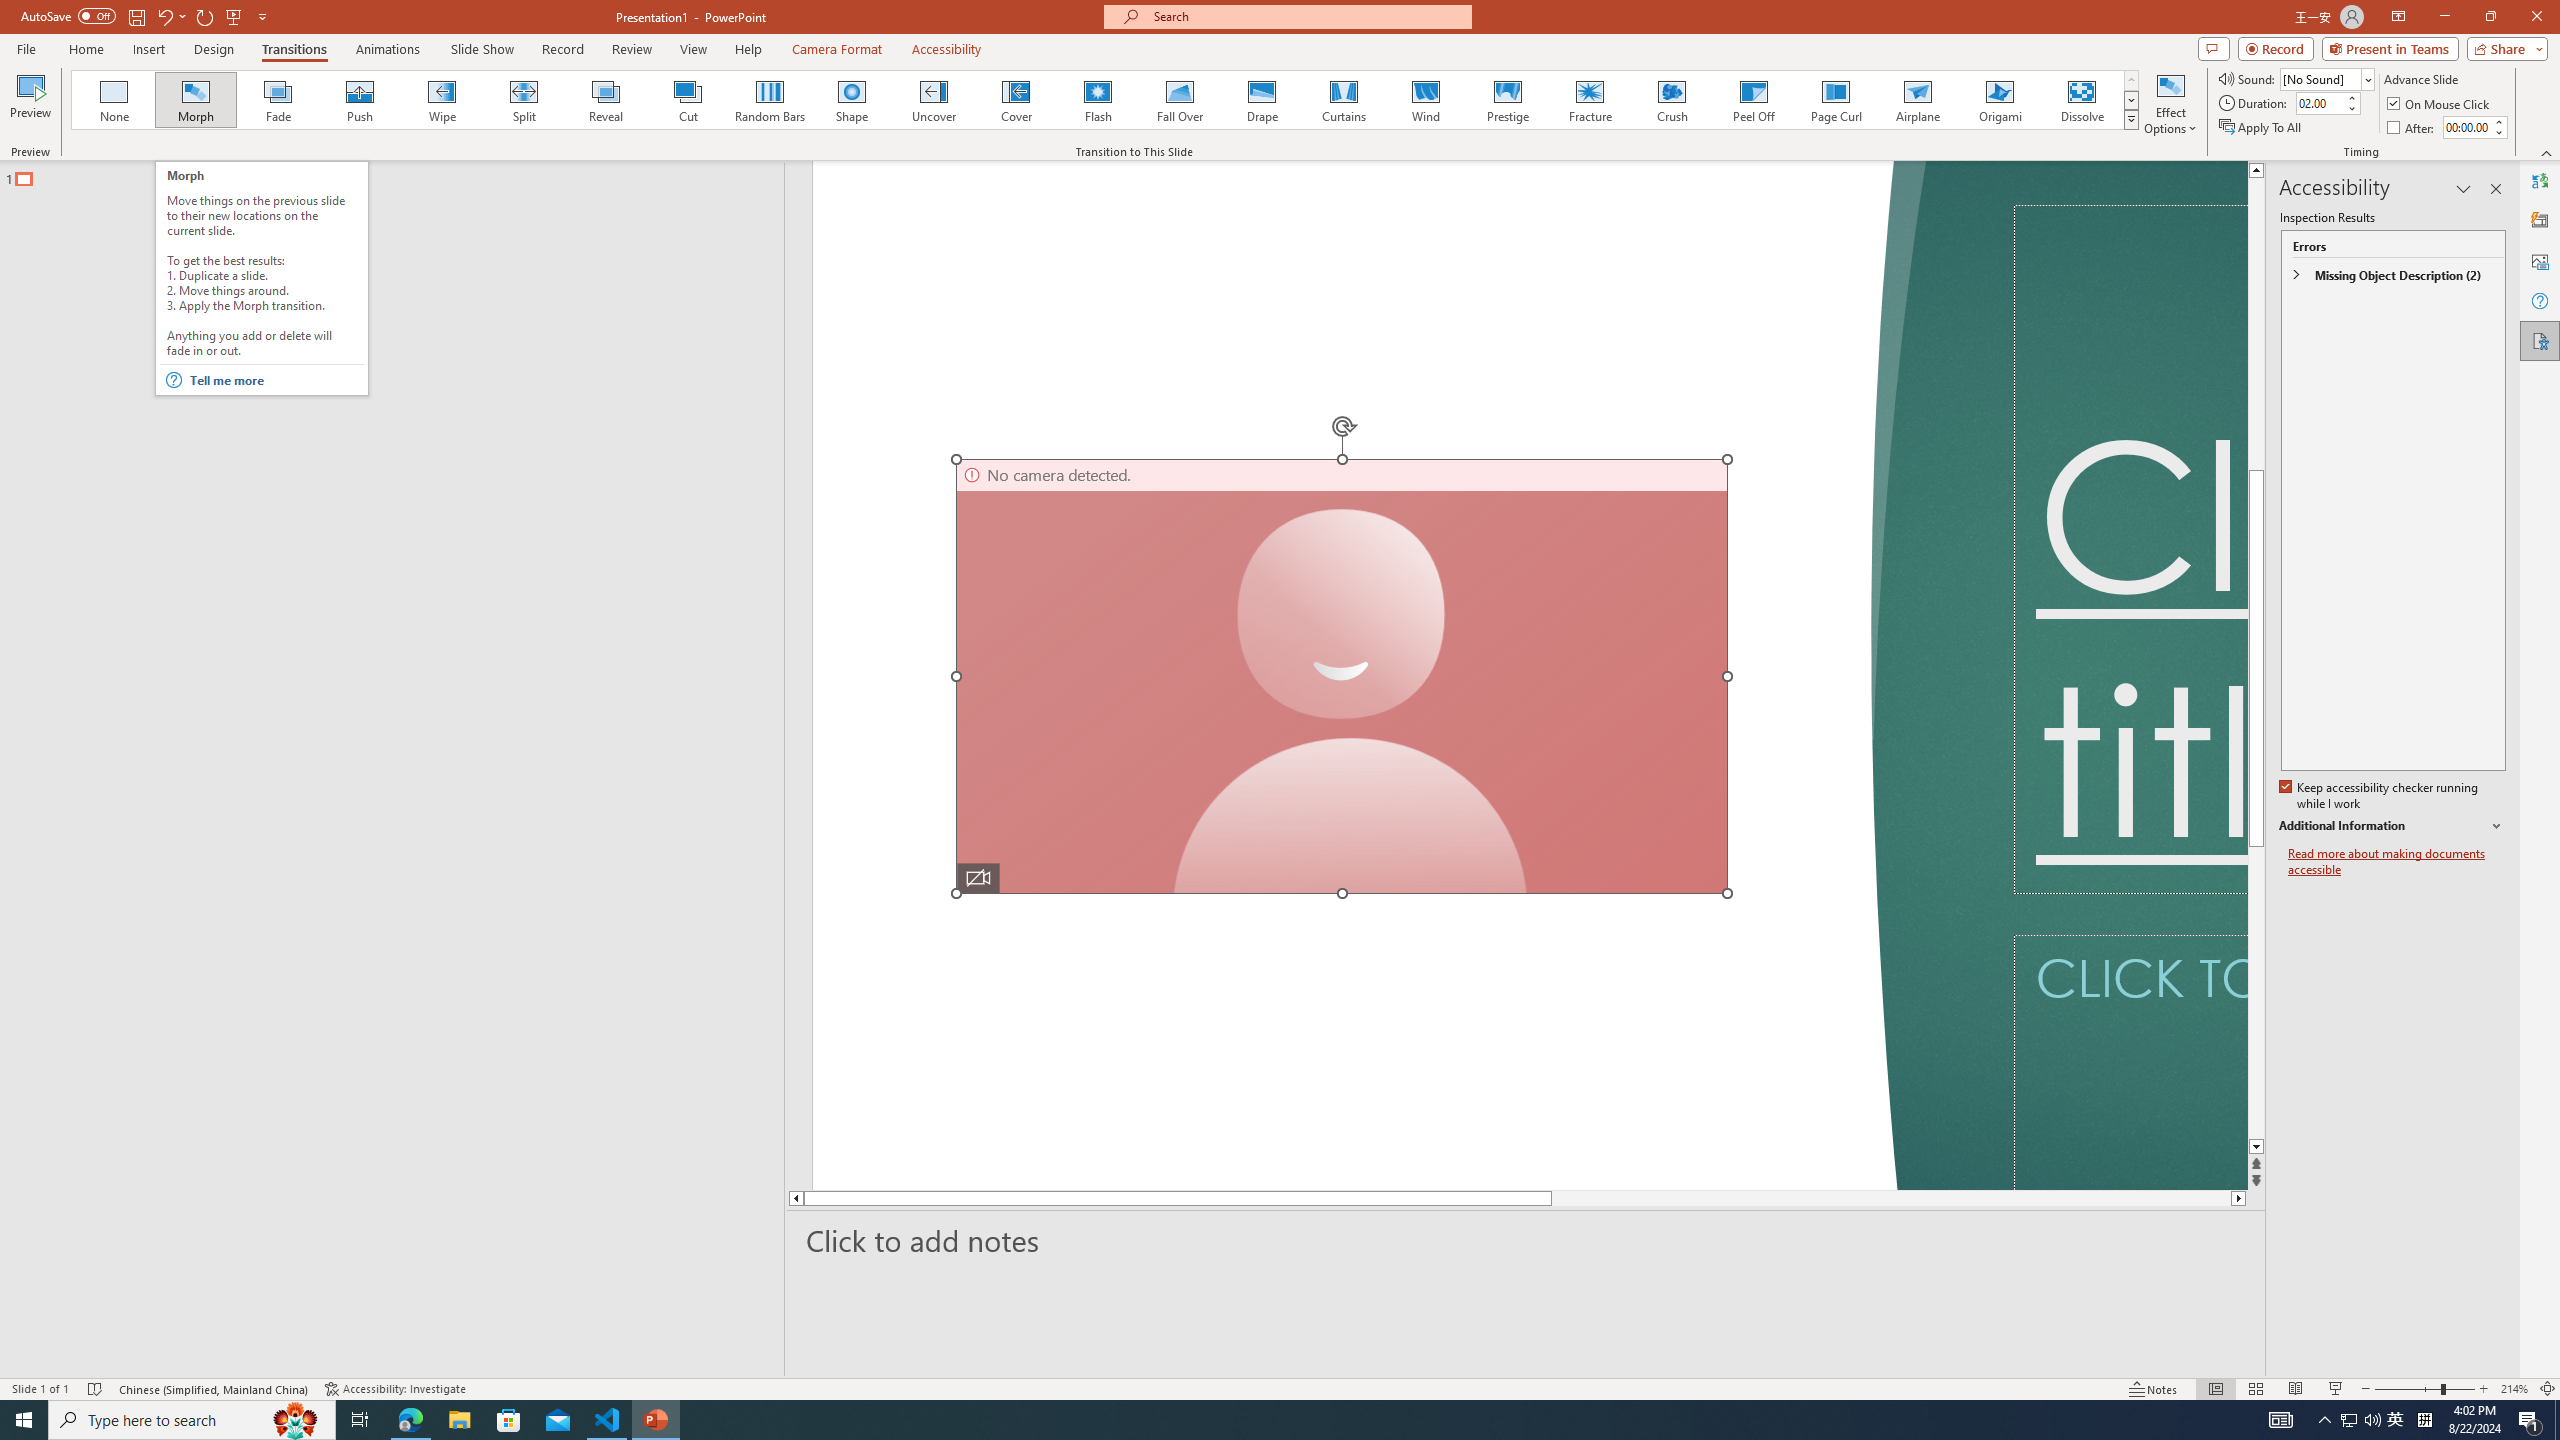 The width and height of the screenshot is (2560, 1440). What do you see at coordinates (606, 99) in the screenshot?
I see `'Reveal'` at bounding box center [606, 99].